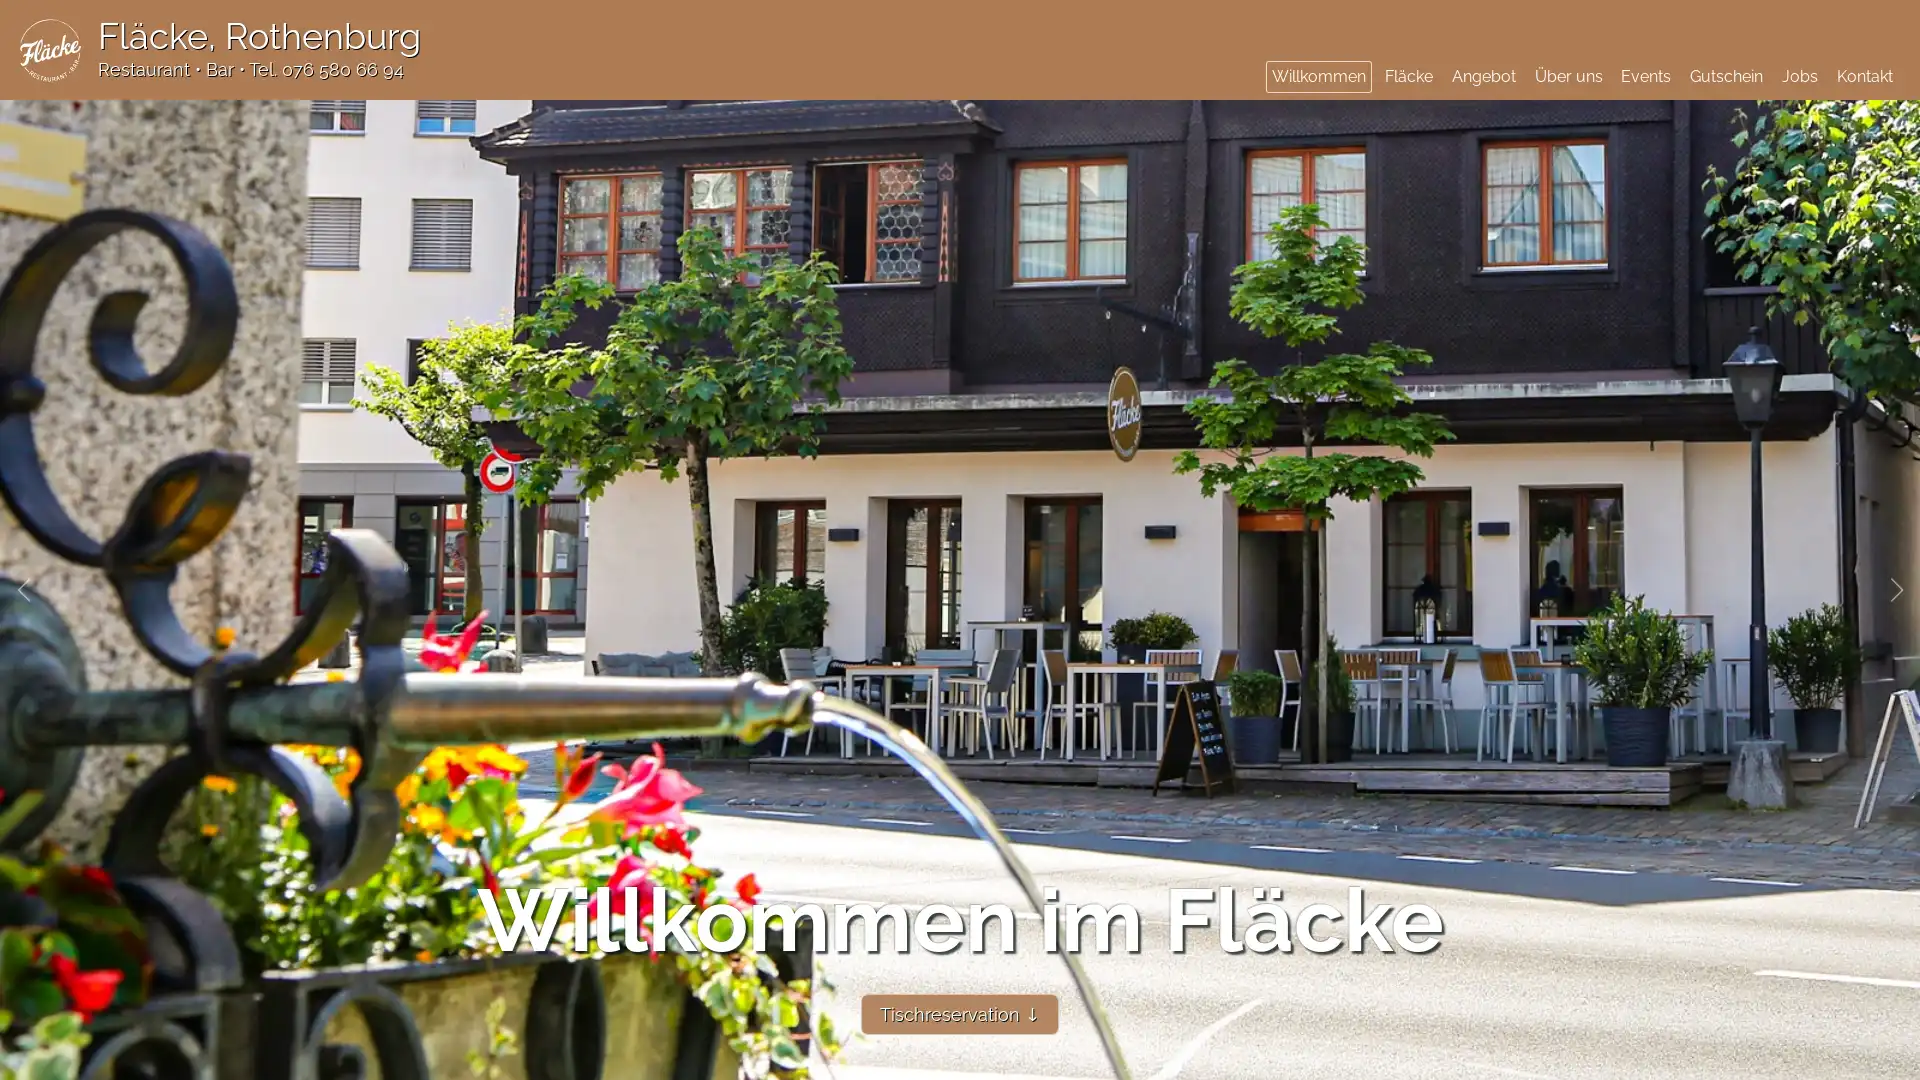 The image size is (1920, 1080). I want to click on Previous slide, so click(23, 589).